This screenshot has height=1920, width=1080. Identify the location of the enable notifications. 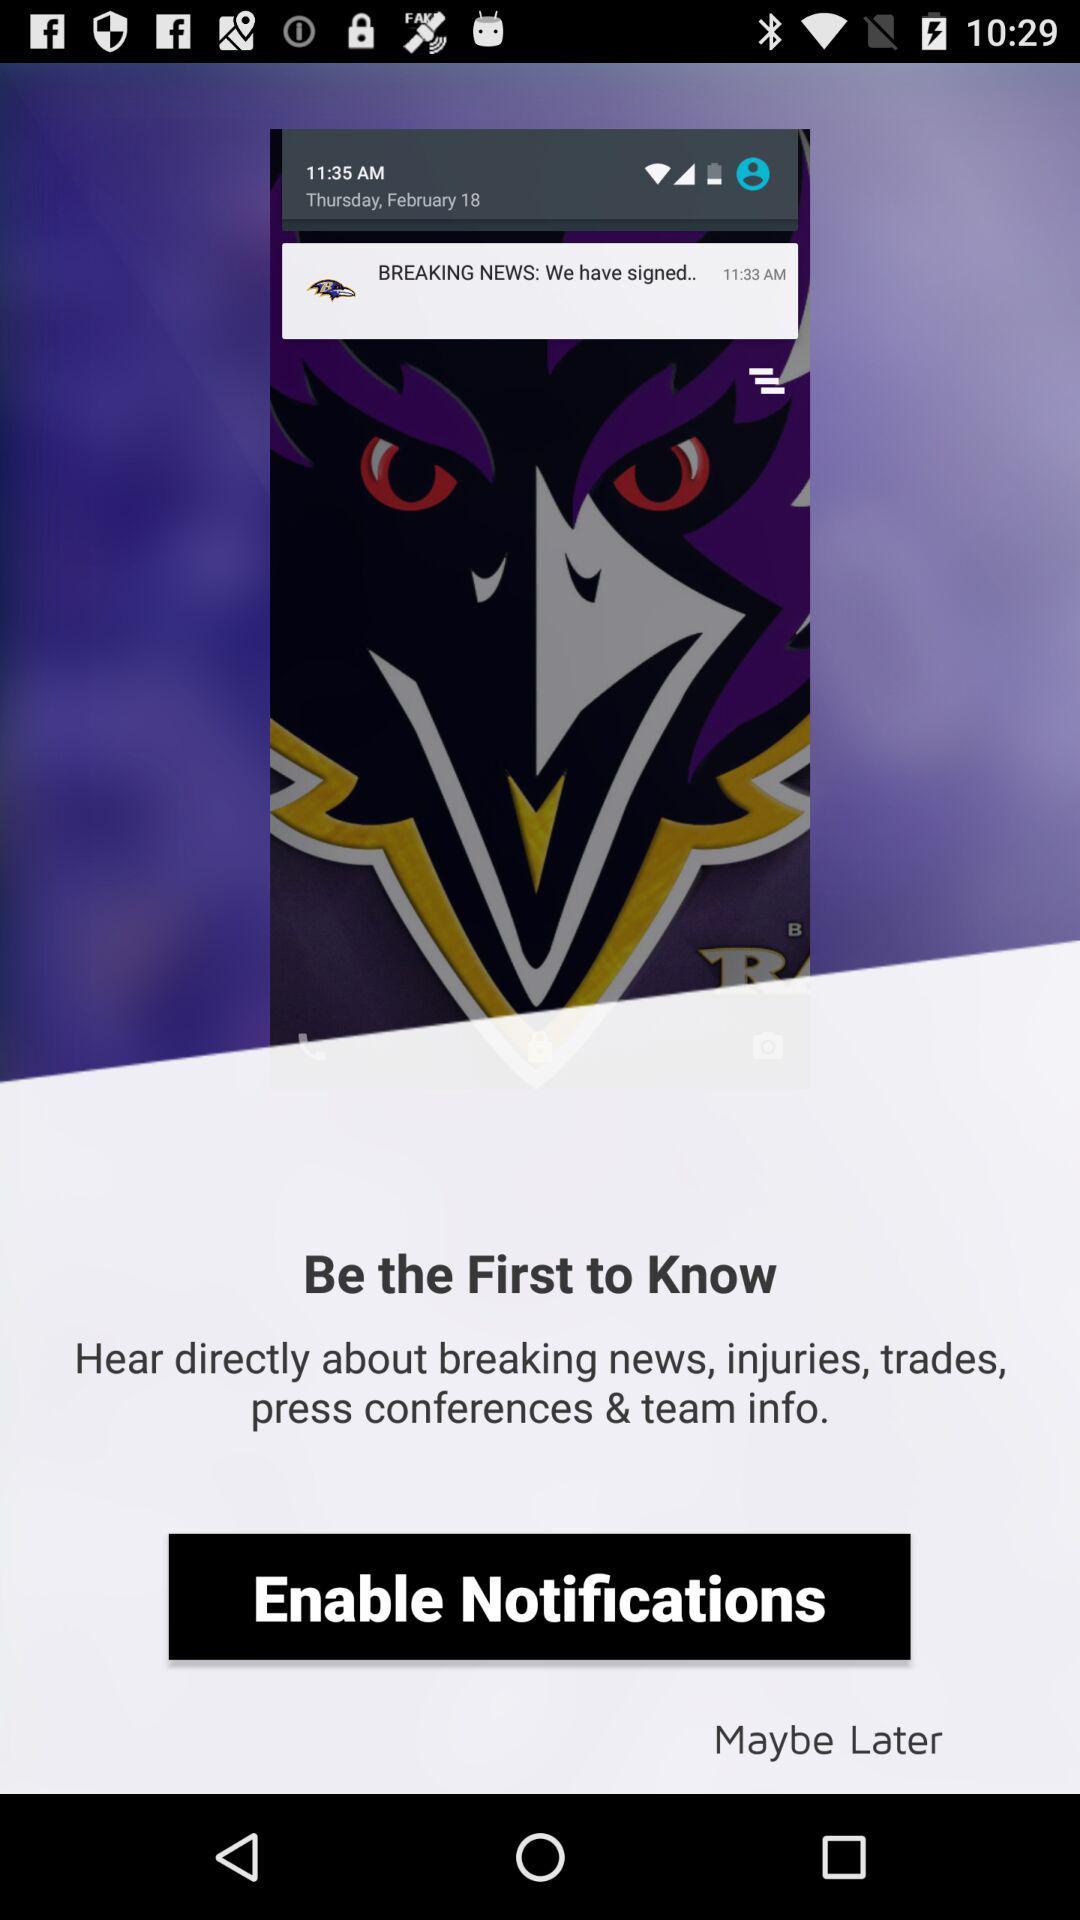
(538, 1595).